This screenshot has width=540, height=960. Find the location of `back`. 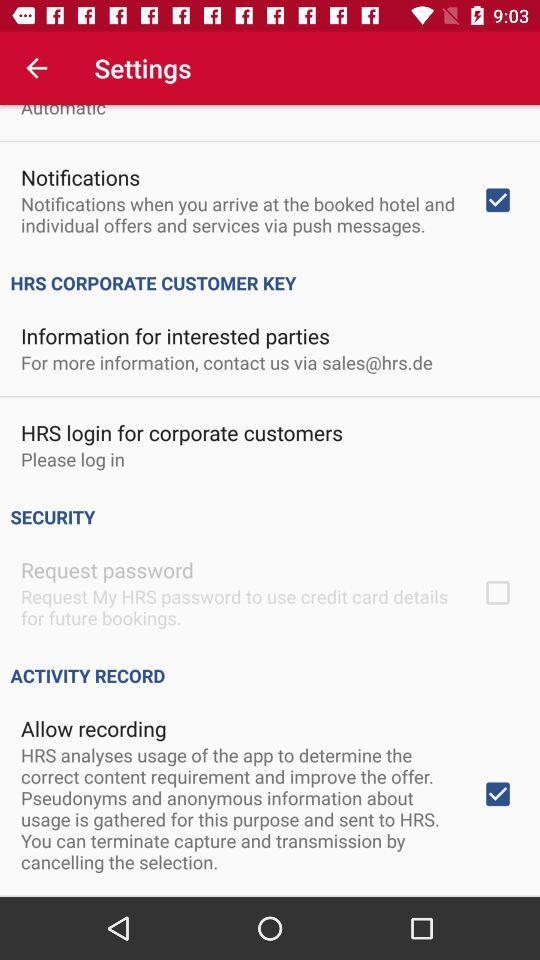

back is located at coordinates (36, 68).